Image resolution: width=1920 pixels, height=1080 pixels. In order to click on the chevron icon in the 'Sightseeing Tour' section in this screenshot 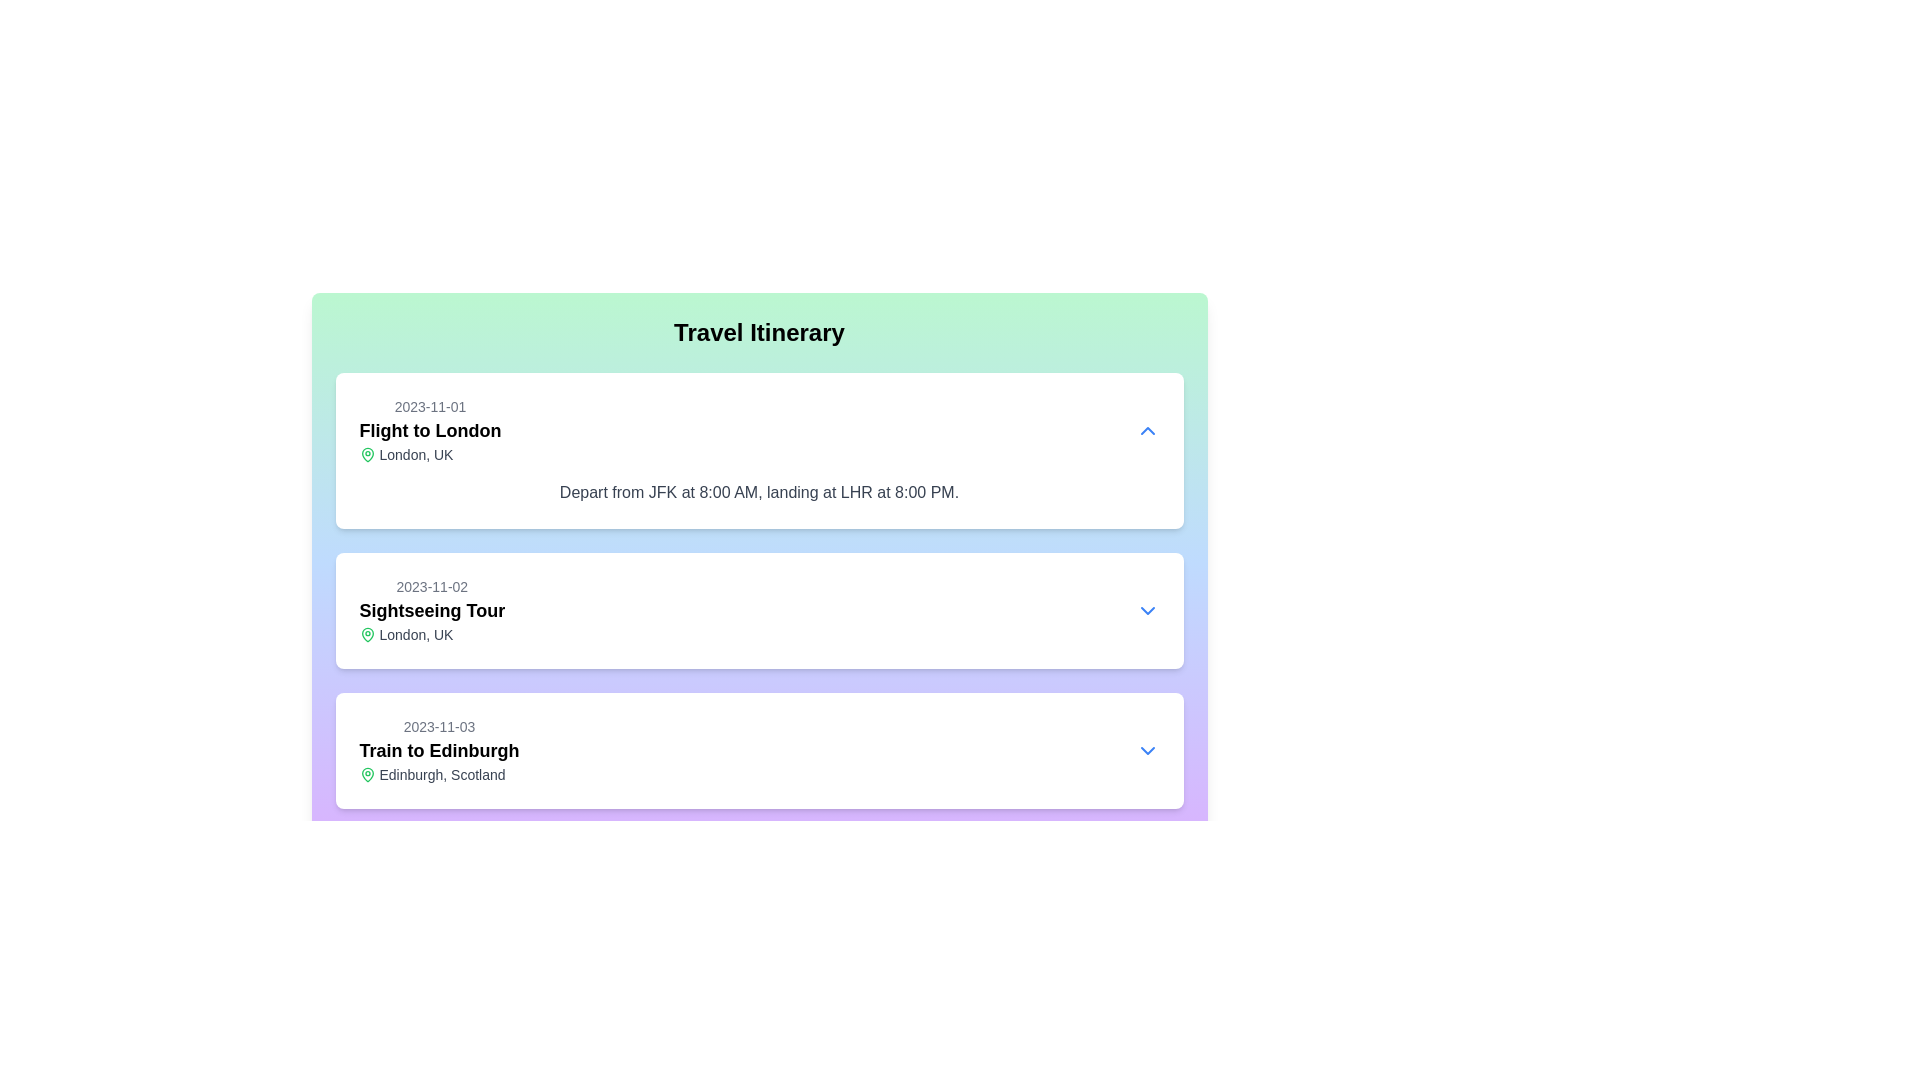, I will do `click(1147, 609)`.